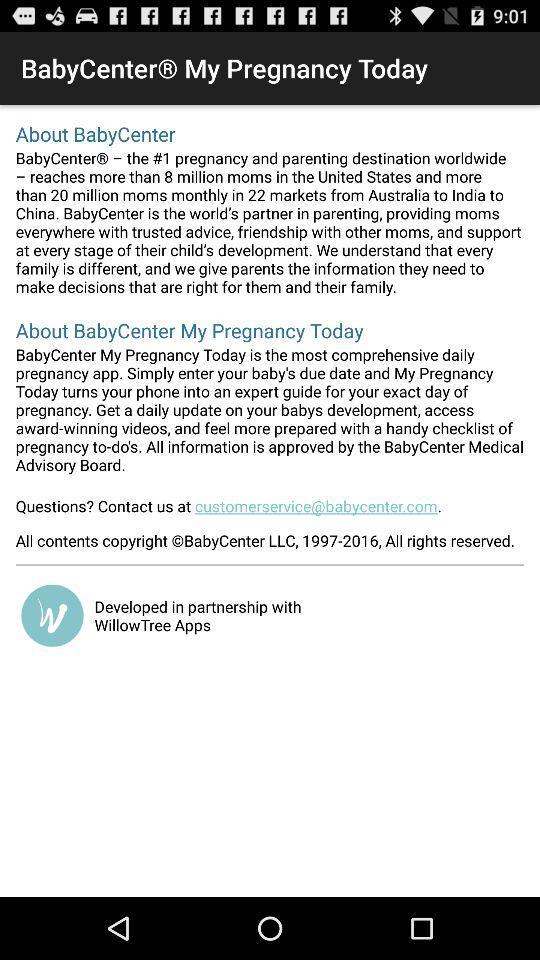 The image size is (540, 960). Describe the element at coordinates (270, 511) in the screenshot. I see `app above all contents copyright item` at that location.